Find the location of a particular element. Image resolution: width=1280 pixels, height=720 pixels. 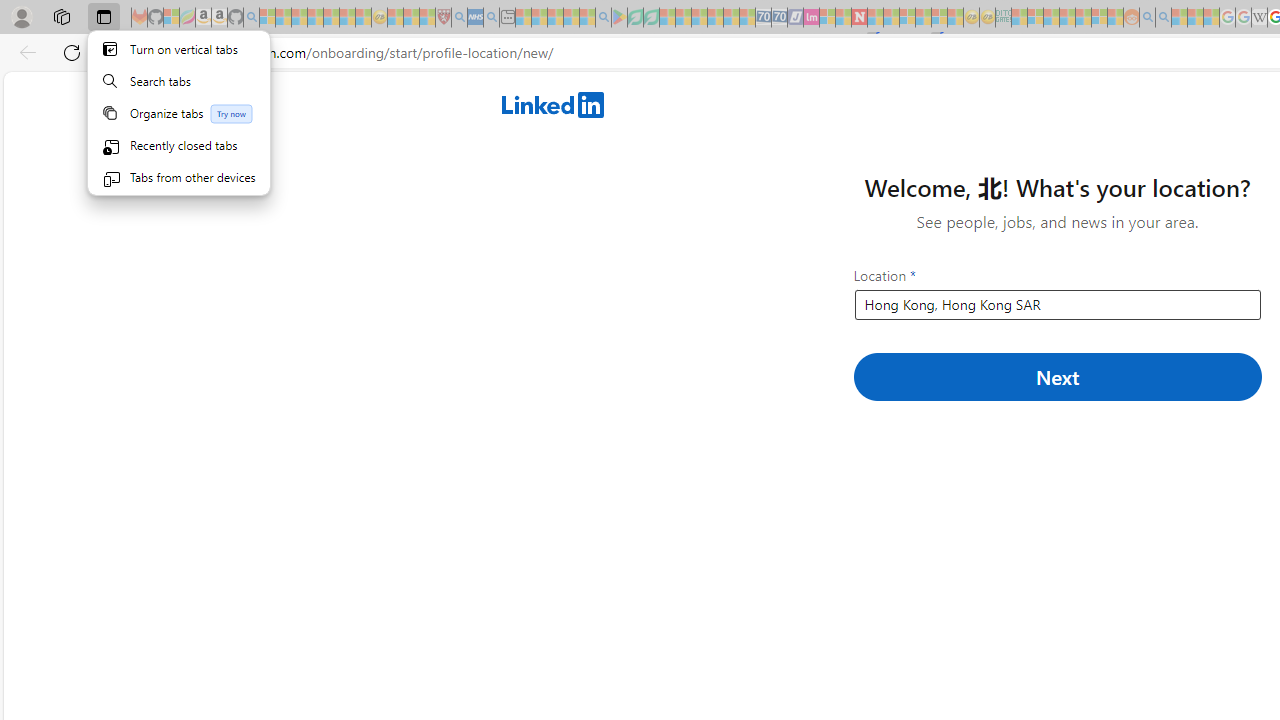

'Latest Politics News & Archive | Newsweek.com - Sleeping' is located at coordinates (859, 17).